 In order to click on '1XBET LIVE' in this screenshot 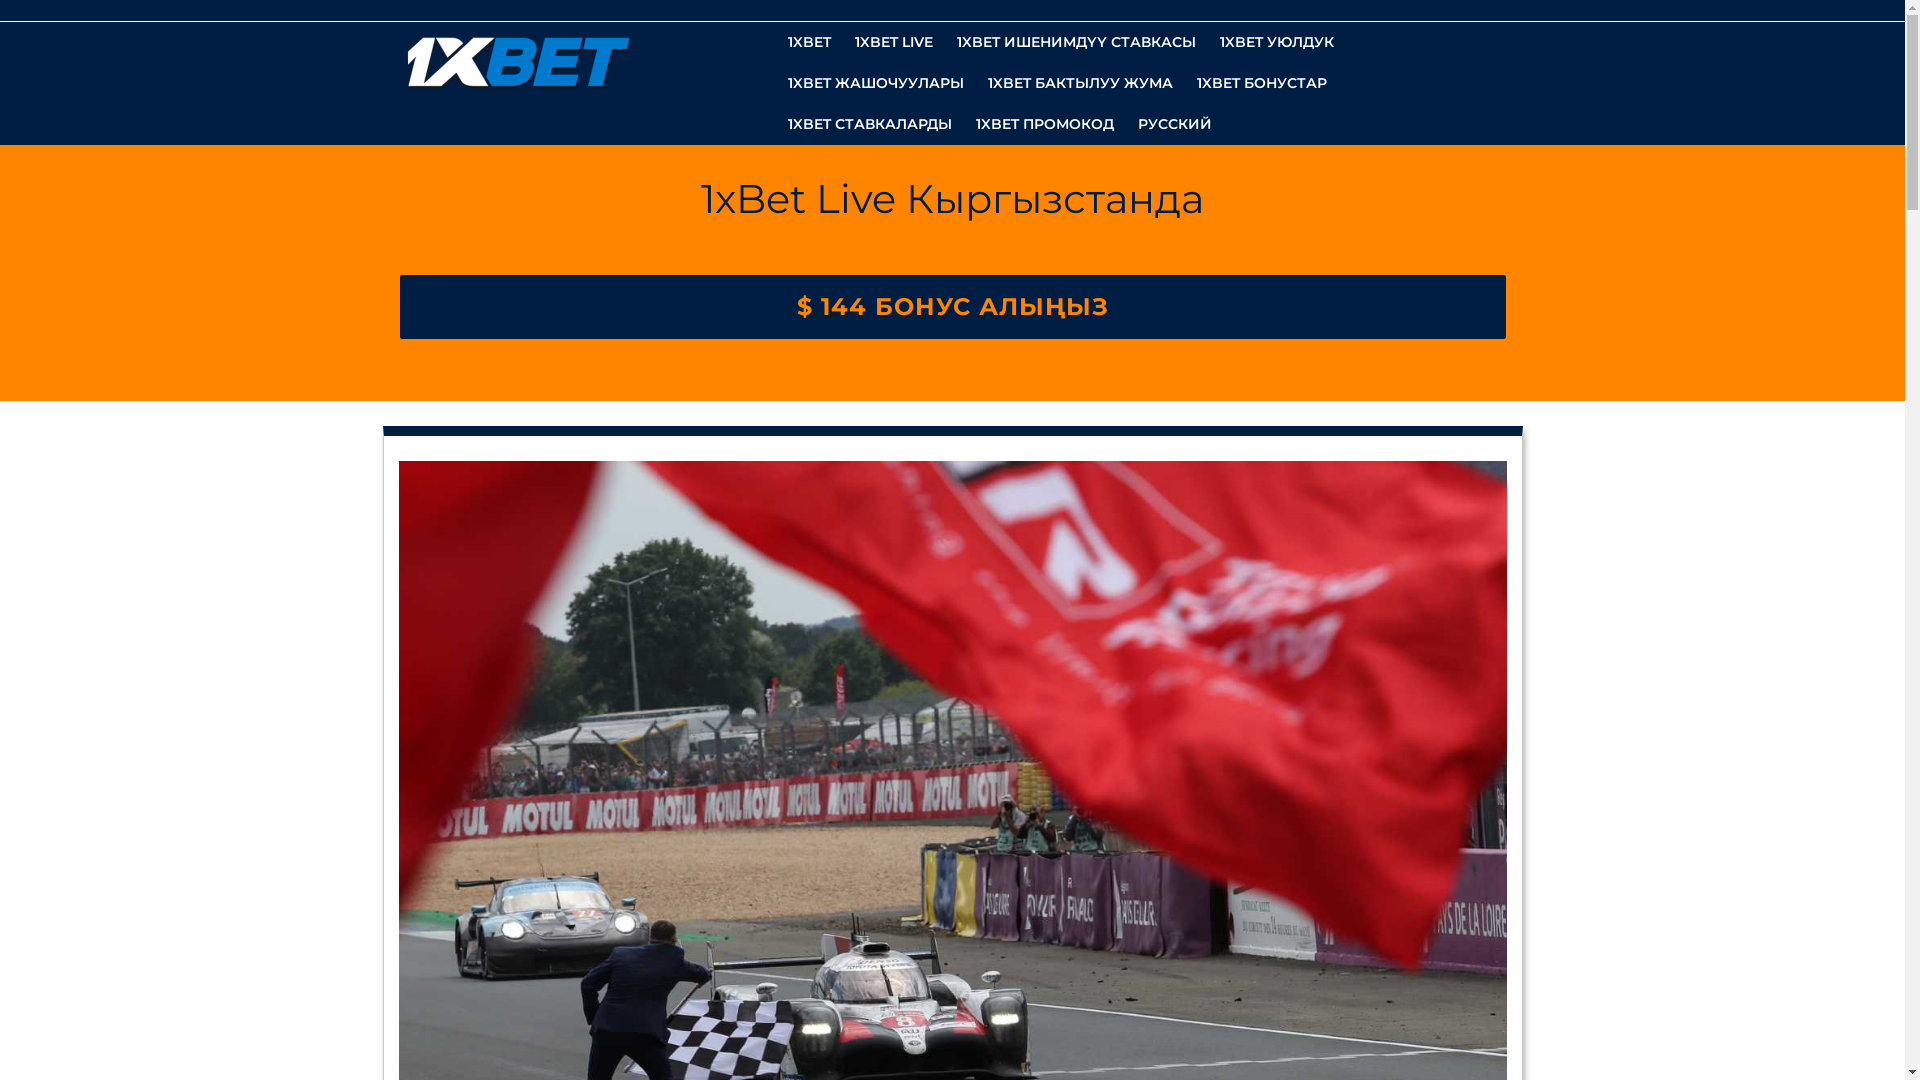, I will do `click(891, 42)`.